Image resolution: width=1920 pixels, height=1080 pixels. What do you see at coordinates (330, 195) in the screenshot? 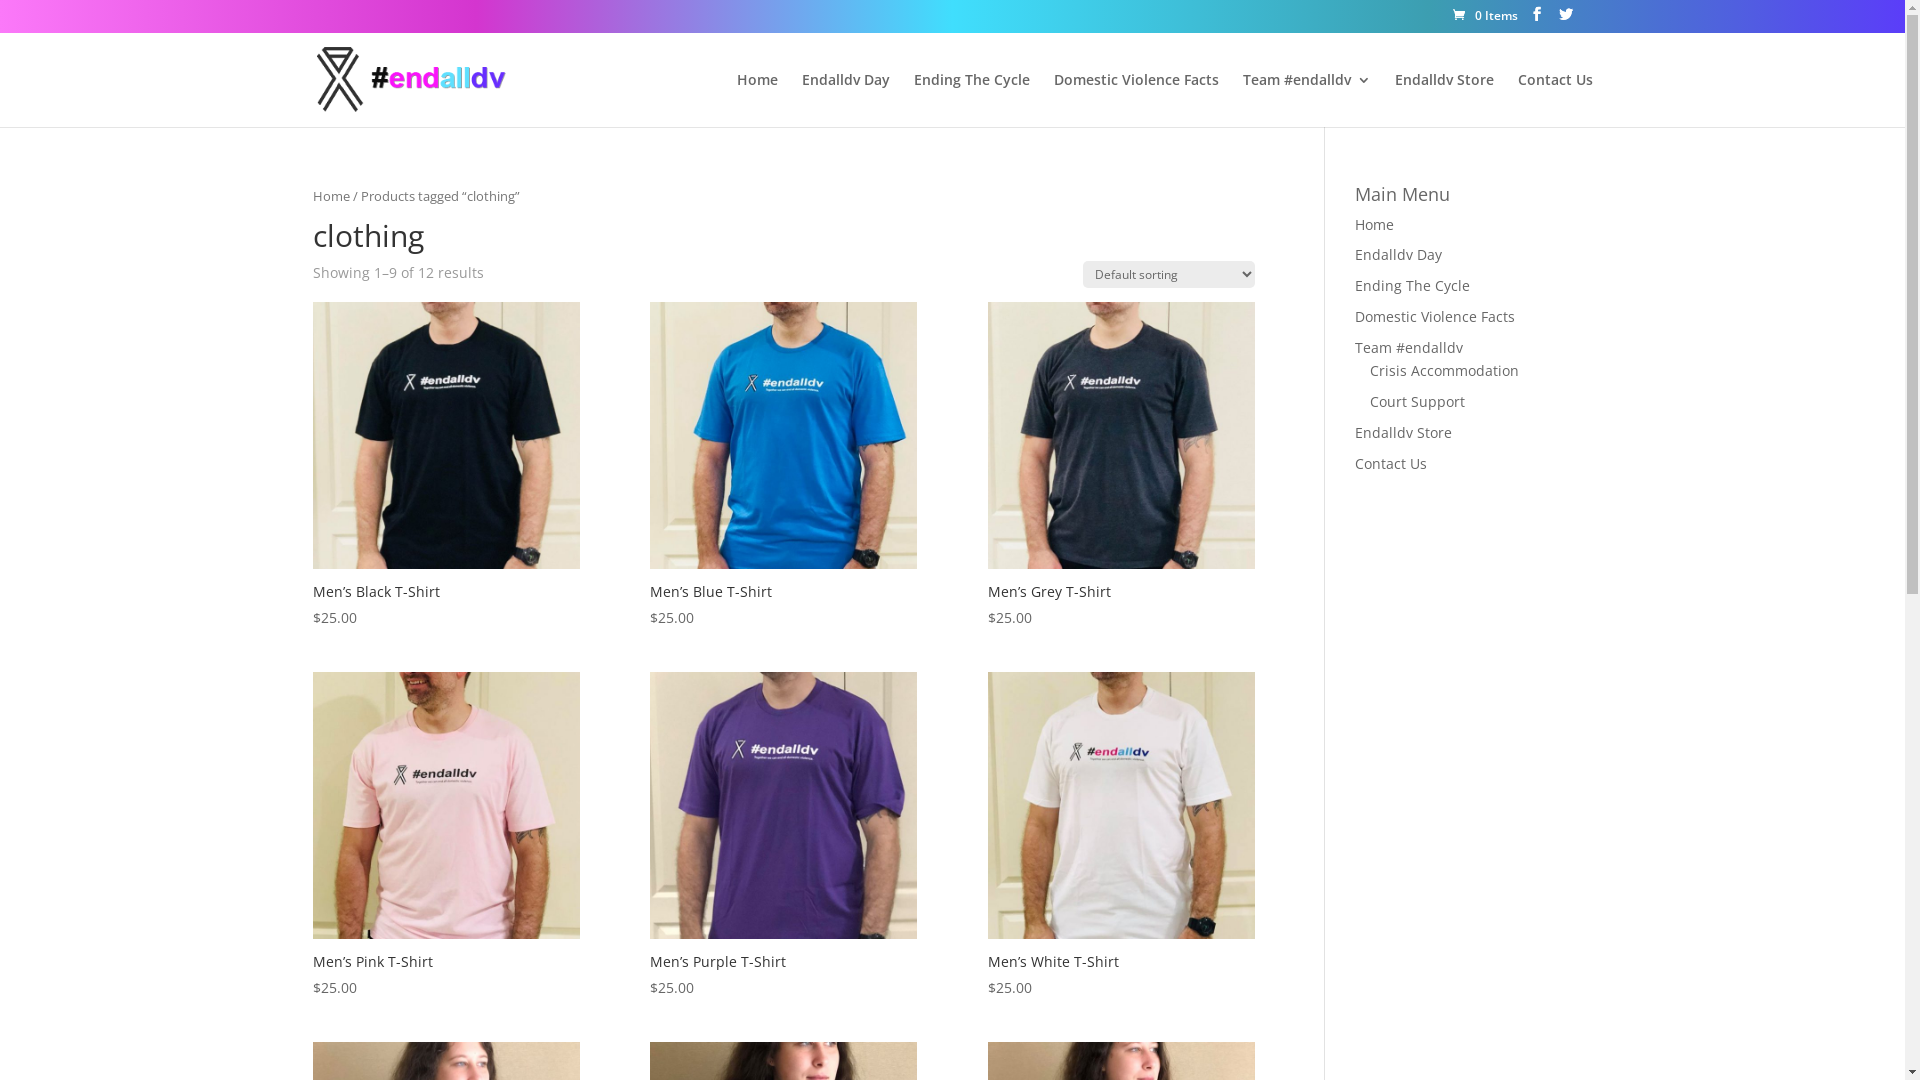
I see `'Home'` at bounding box center [330, 195].